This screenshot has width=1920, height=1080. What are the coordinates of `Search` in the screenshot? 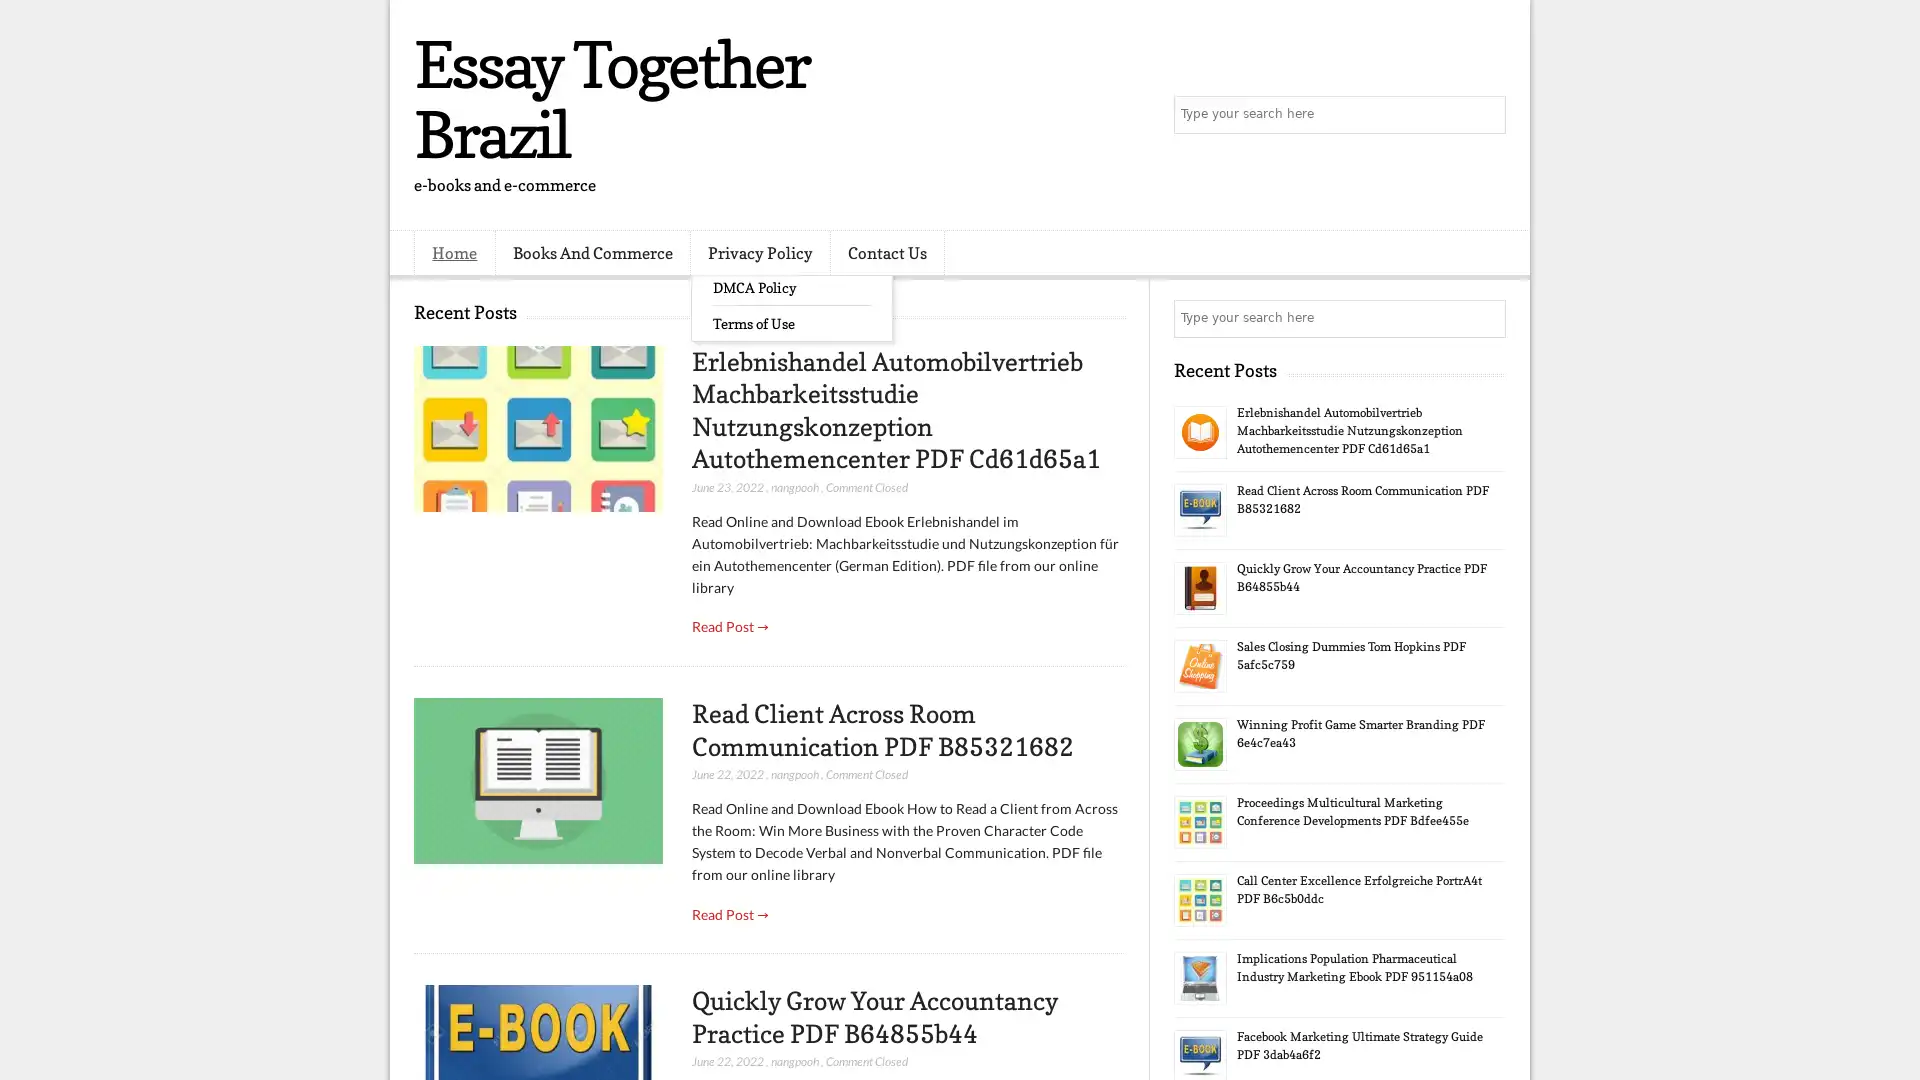 It's located at (1485, 318).